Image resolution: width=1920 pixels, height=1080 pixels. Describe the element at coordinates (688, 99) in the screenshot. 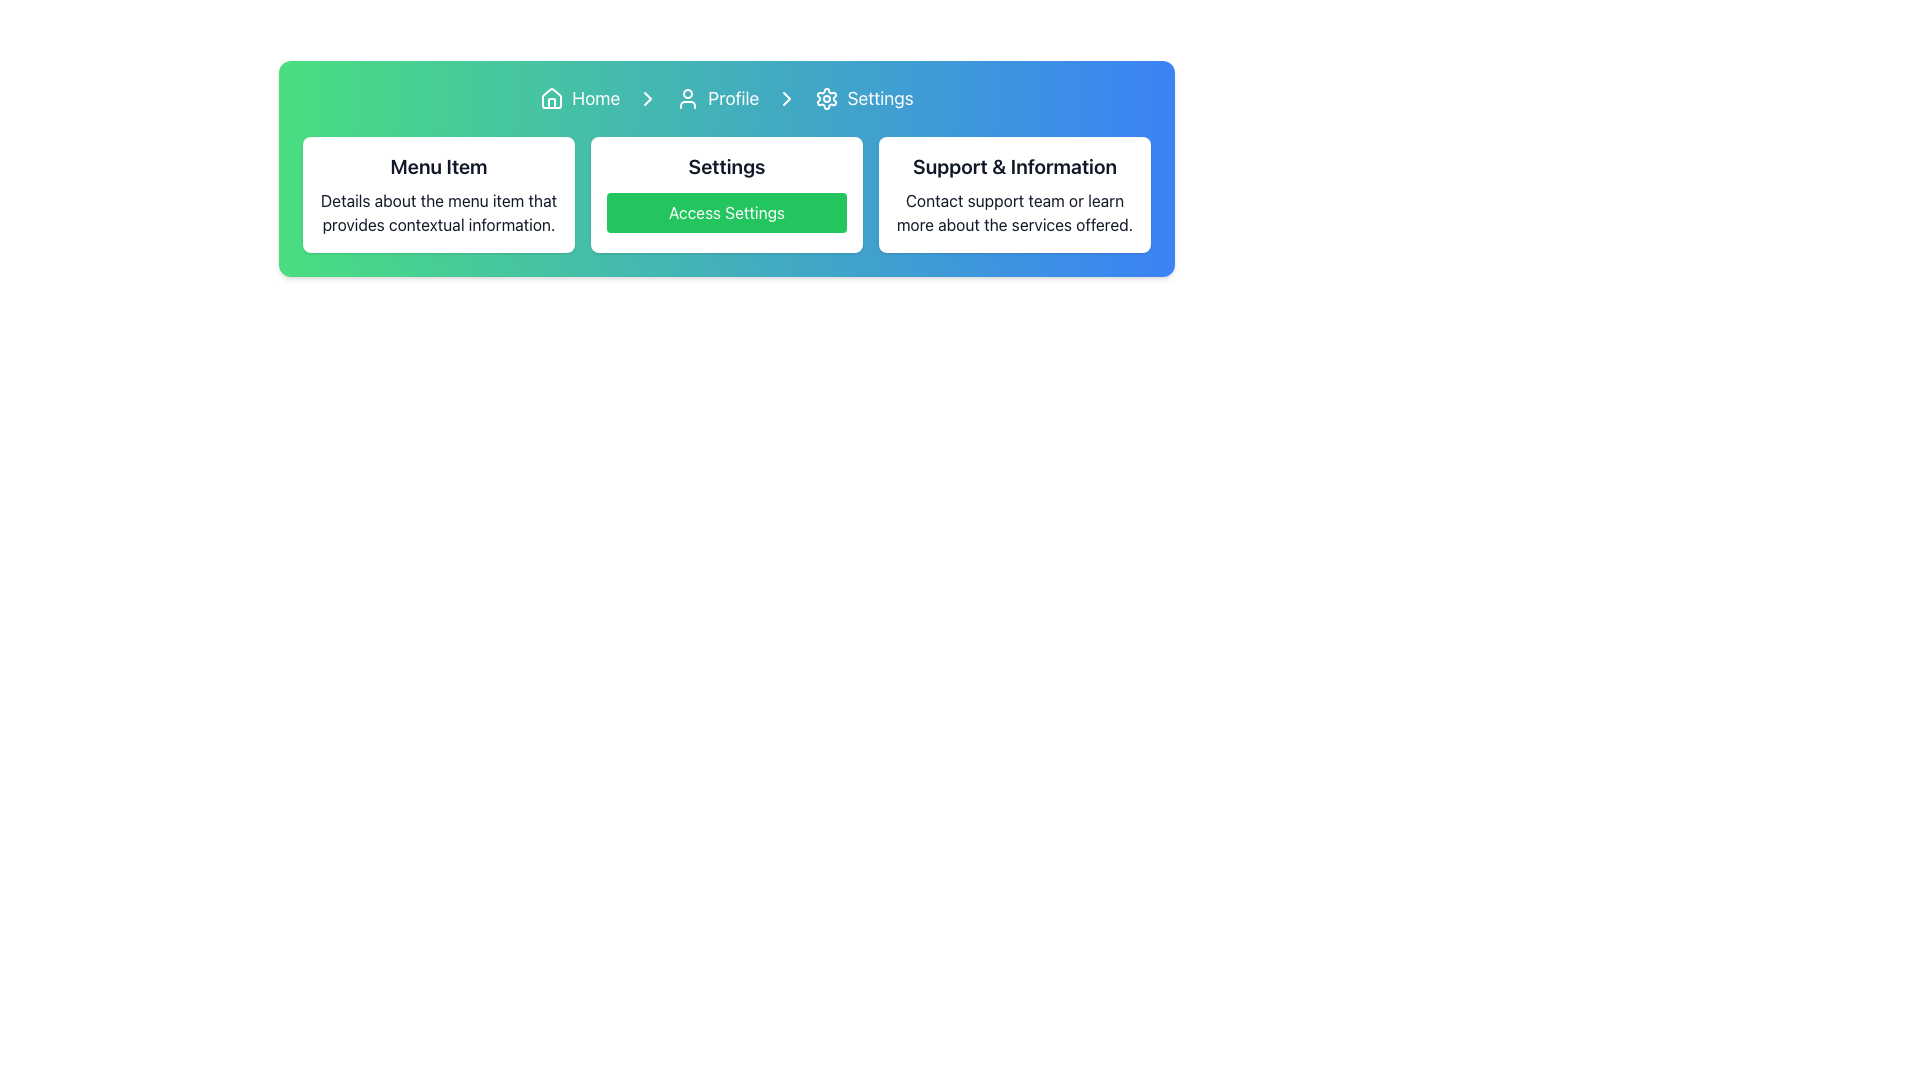

I see `the decorative 'Profile' icon in the breadcrumb navigation, located between 'Home' and 'Settings'` at that location.